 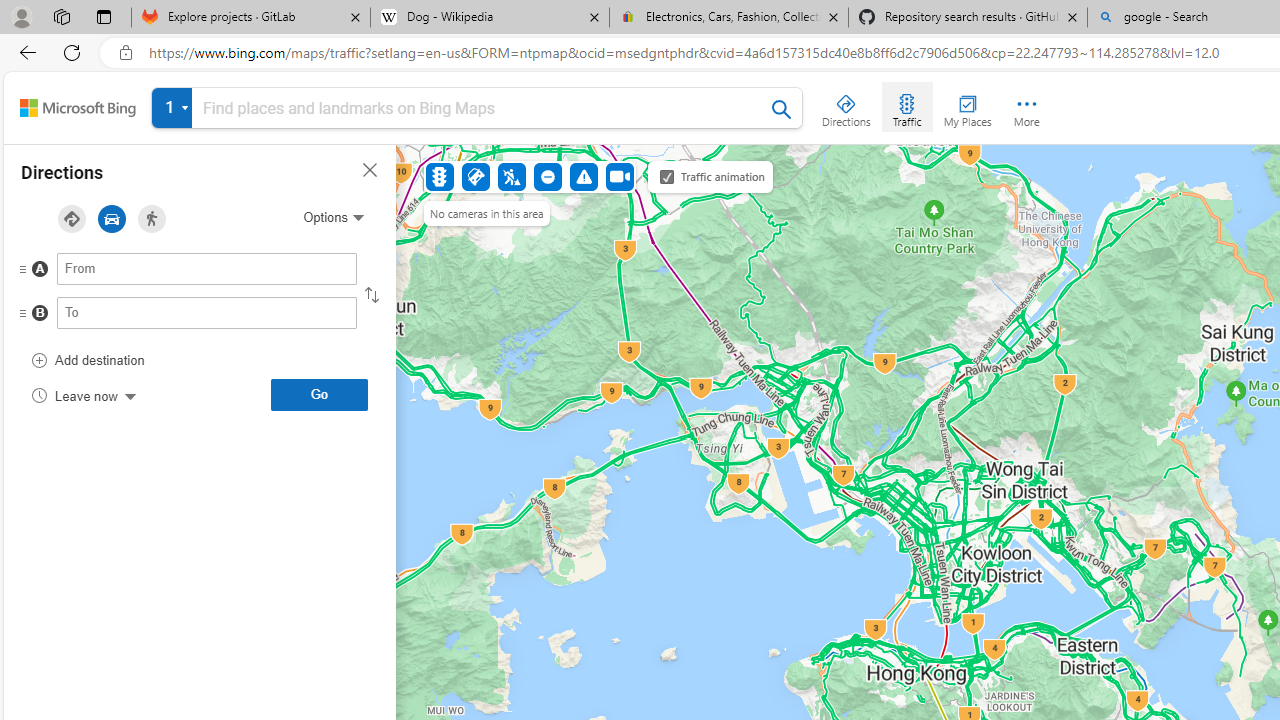 I want to click on 'Dog - Wikipedia', so click(x=490, y=17).